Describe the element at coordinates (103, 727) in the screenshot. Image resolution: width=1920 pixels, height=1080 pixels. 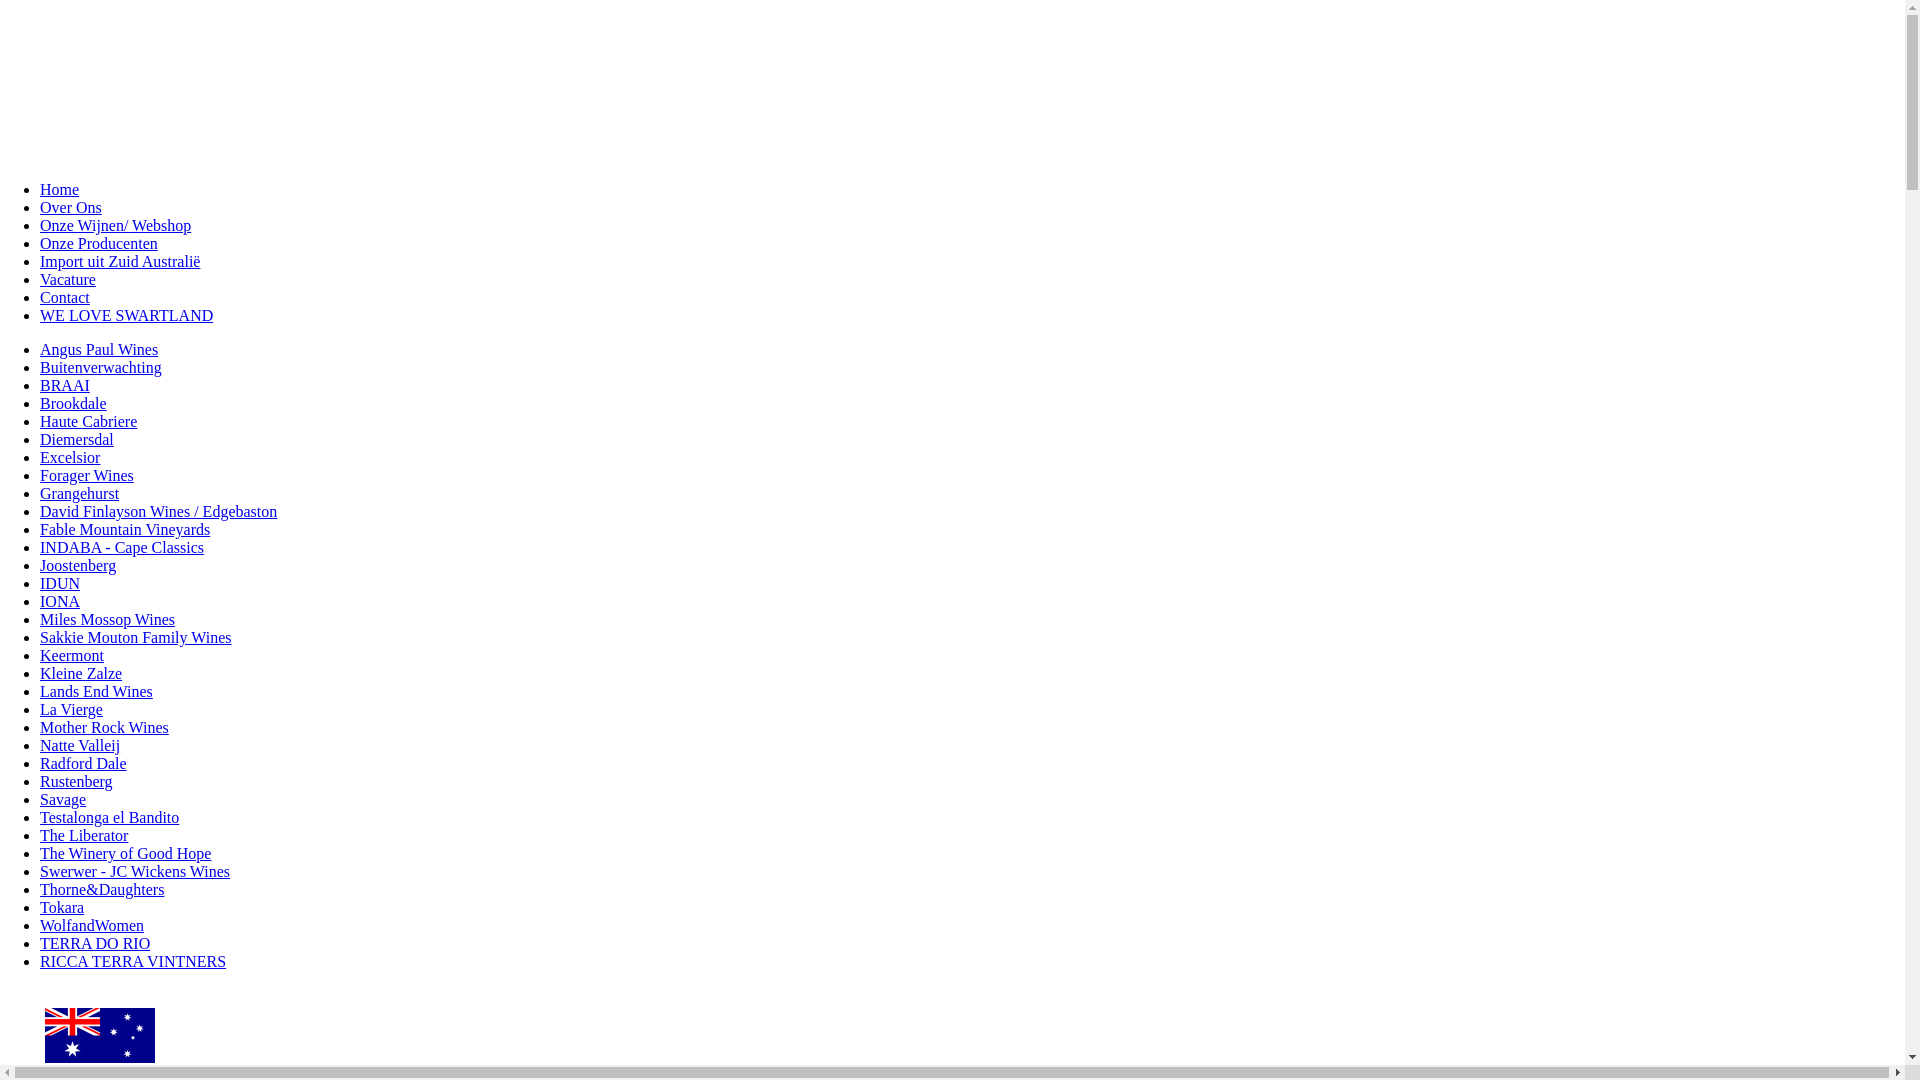
I see `'Mother Rock Wines'` at that location.